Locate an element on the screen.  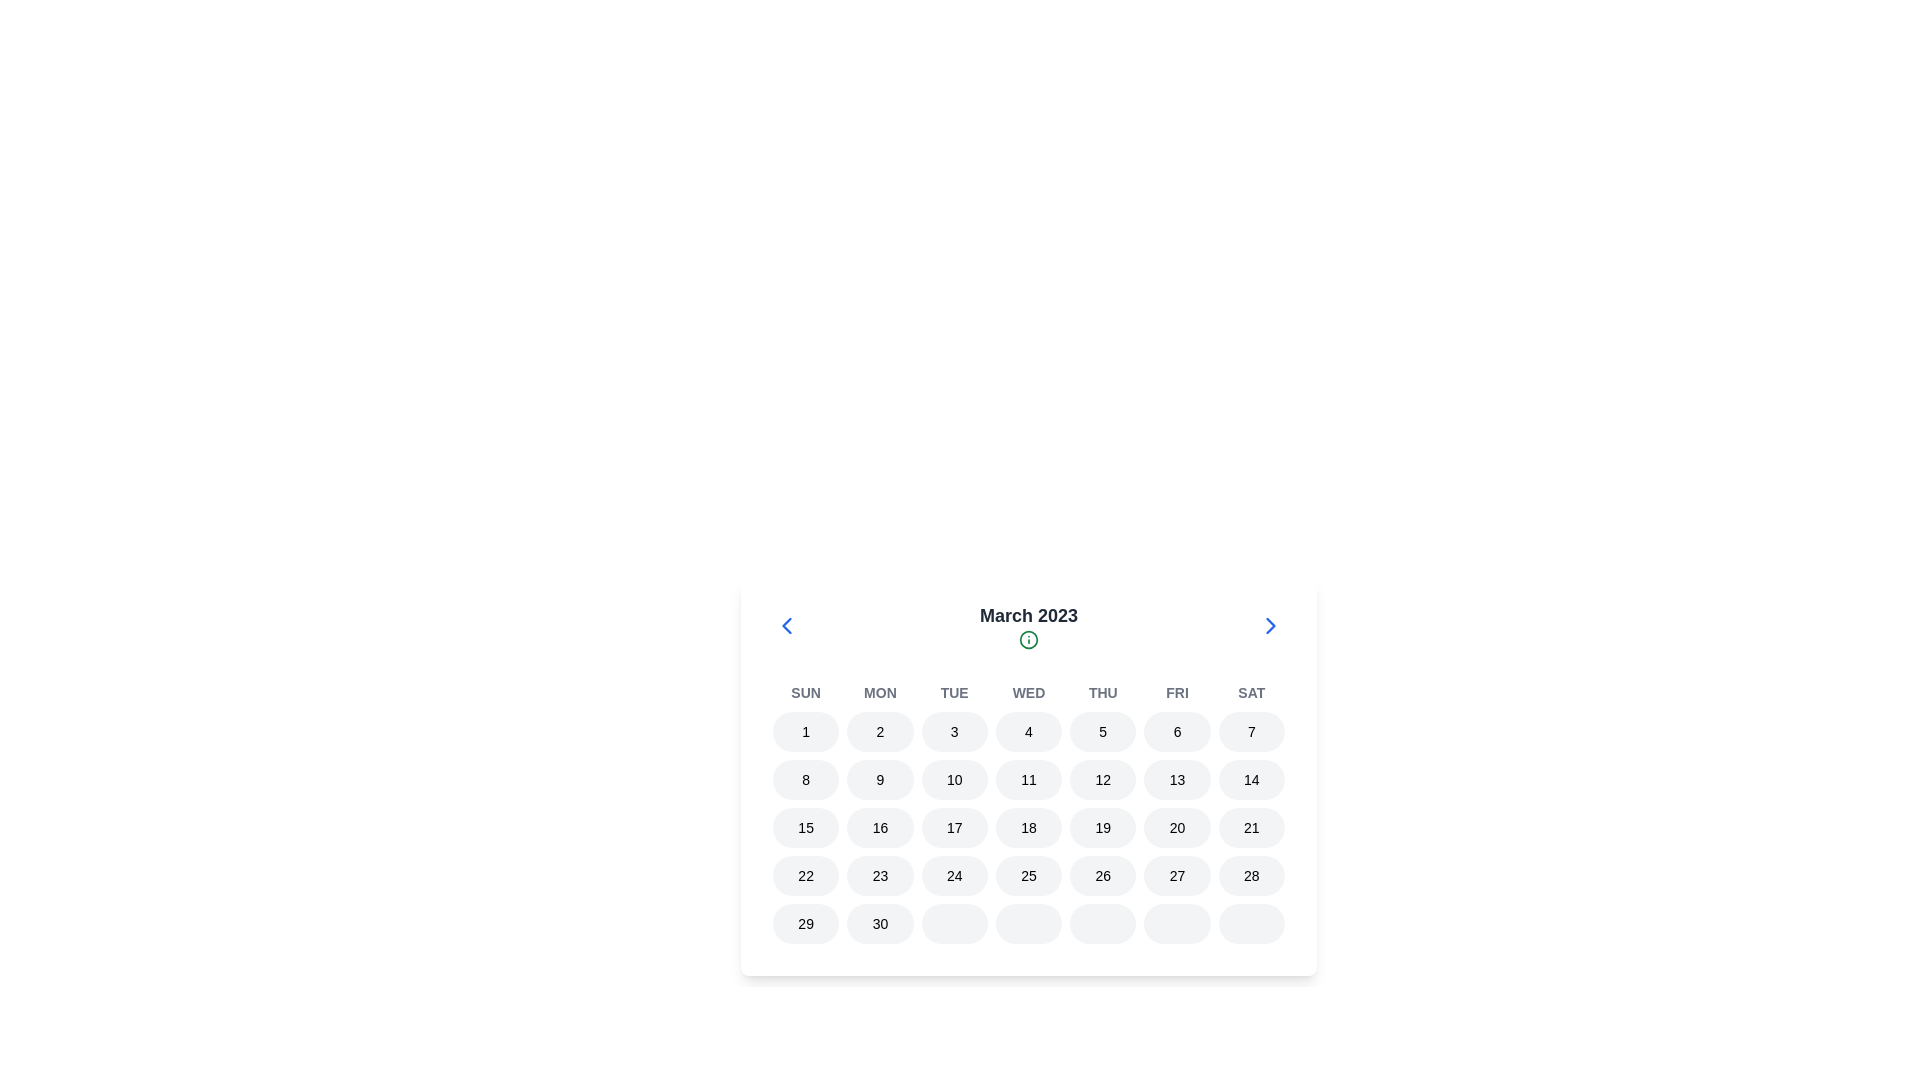
the text label displaying 'Sat', which is styled in small uppercase gray font and located at the far right of a row of abbreviated weekday names is located at coordinates (1250, 692).